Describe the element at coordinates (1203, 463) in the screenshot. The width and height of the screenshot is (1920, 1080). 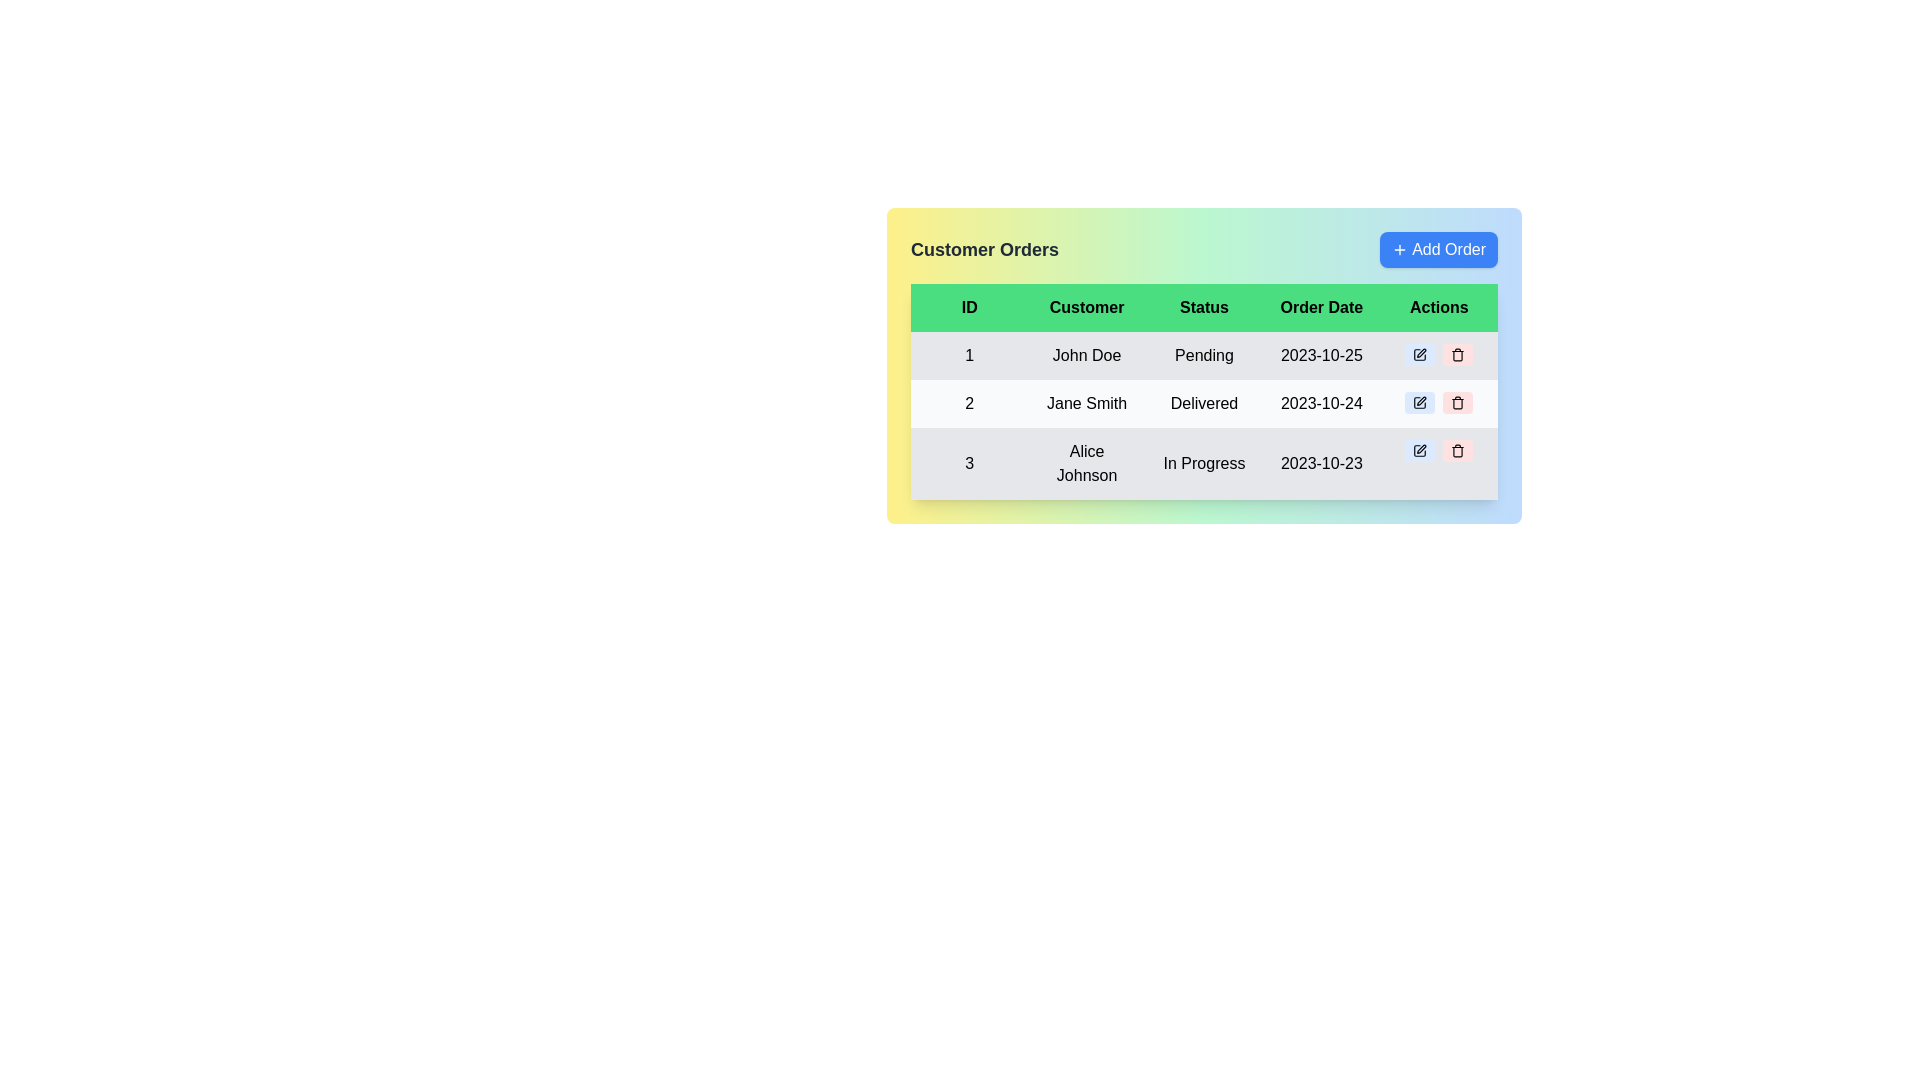
I see `the 'Status' text label in the third row of the customer orders table, which indicates the order status and is positioned between the 'Customer' column for 'Alice Johnson' and the 'Order Date' column for '2023-10-23'` at that location.